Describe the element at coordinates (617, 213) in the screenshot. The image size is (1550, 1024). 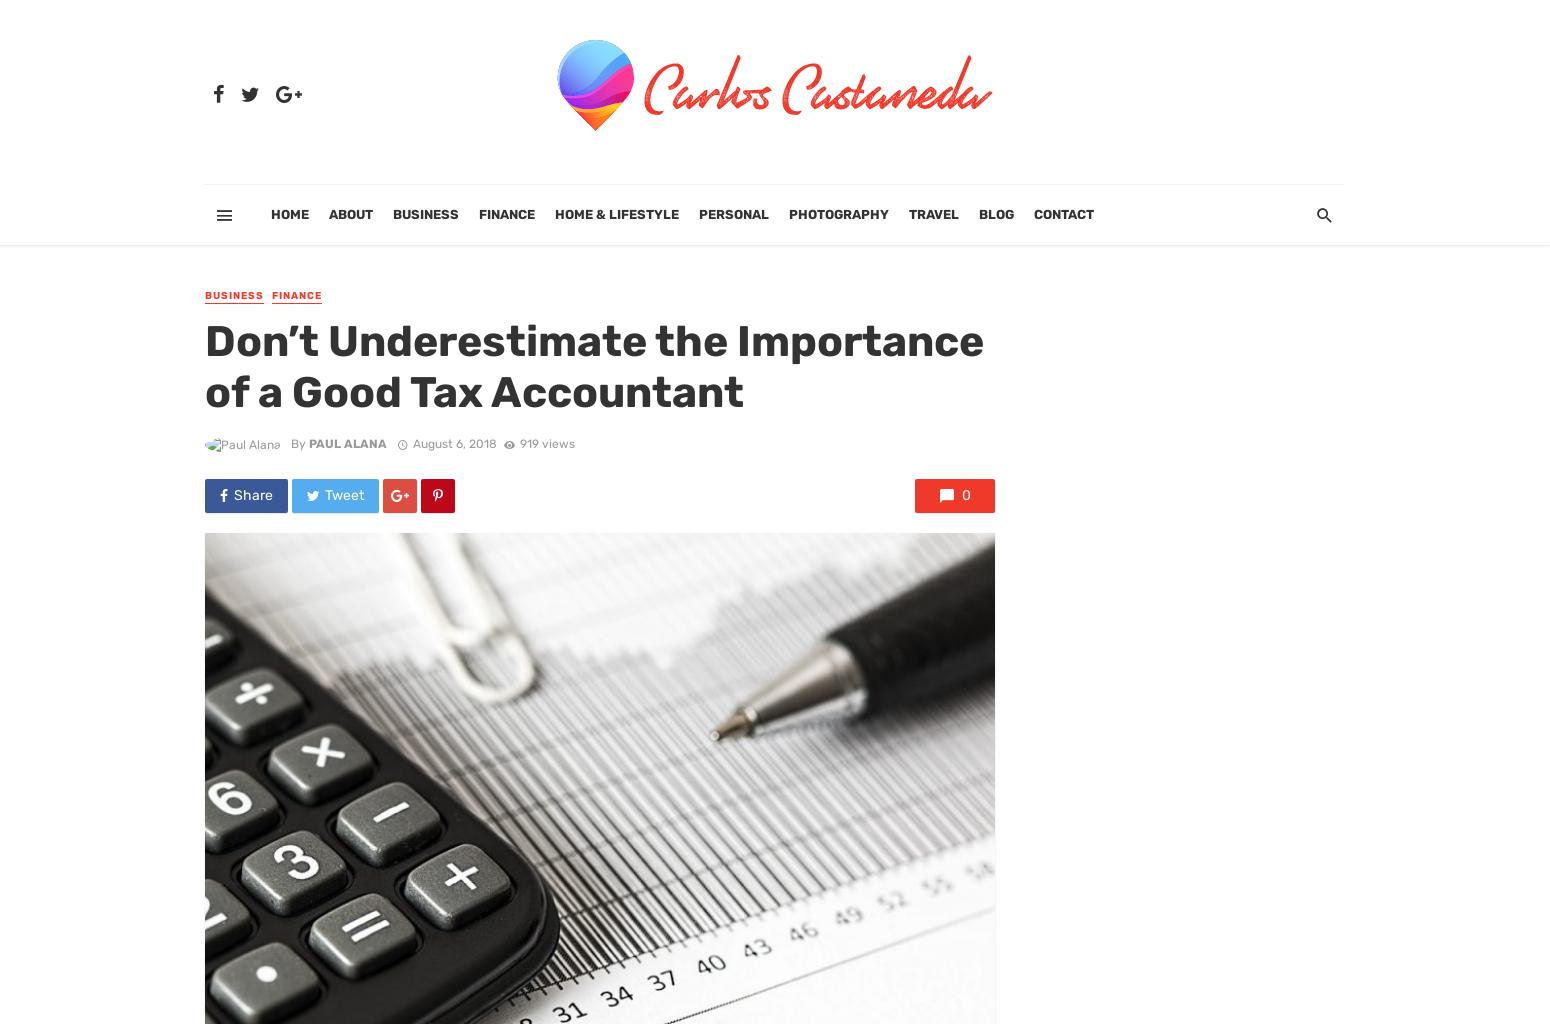
I see `'Home & Lifestyle'` at that location.